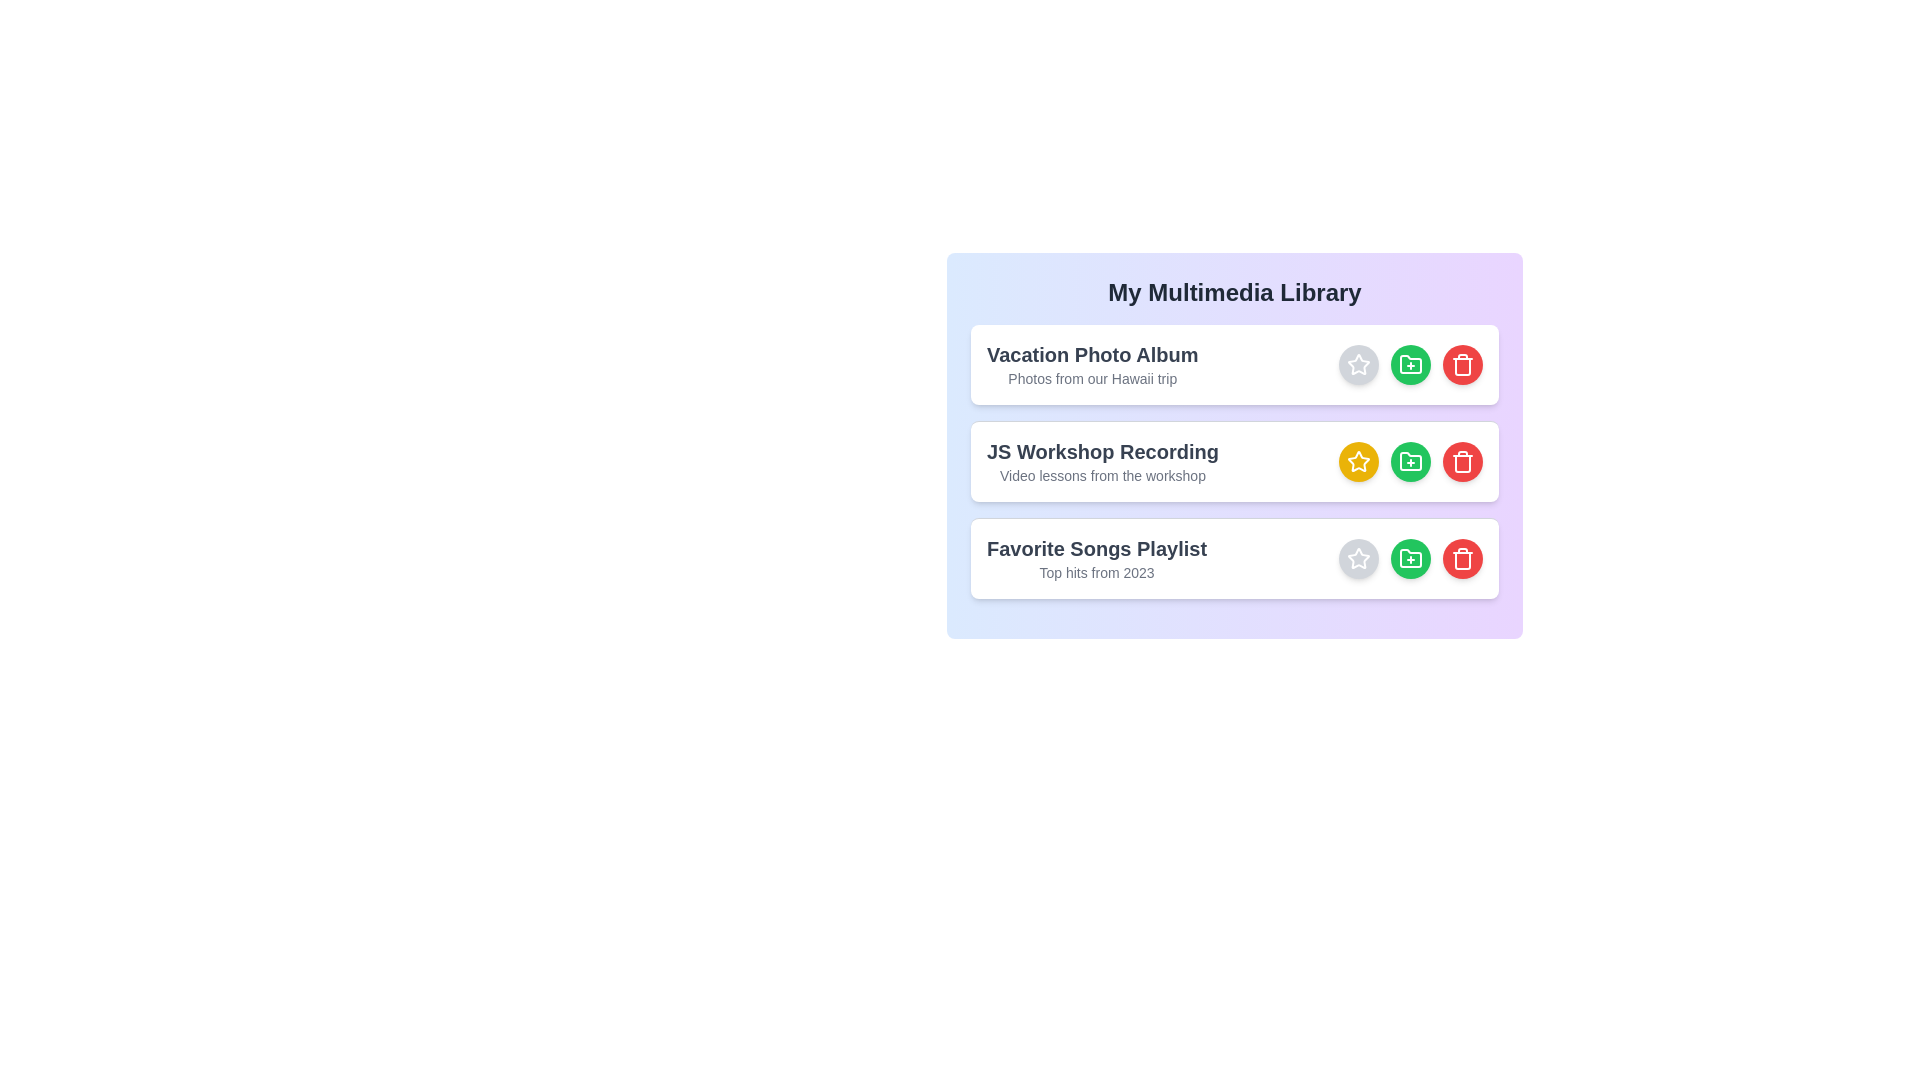 The width and height of the screenshot is (1920, 1080). Describe the element at coordinates (1410, 462) in the screenshot. I see `the green circular button with a folder icon and a plus sign located to the right of the 'JS Workshop Recording' label in the multimedia library interface` at that location.